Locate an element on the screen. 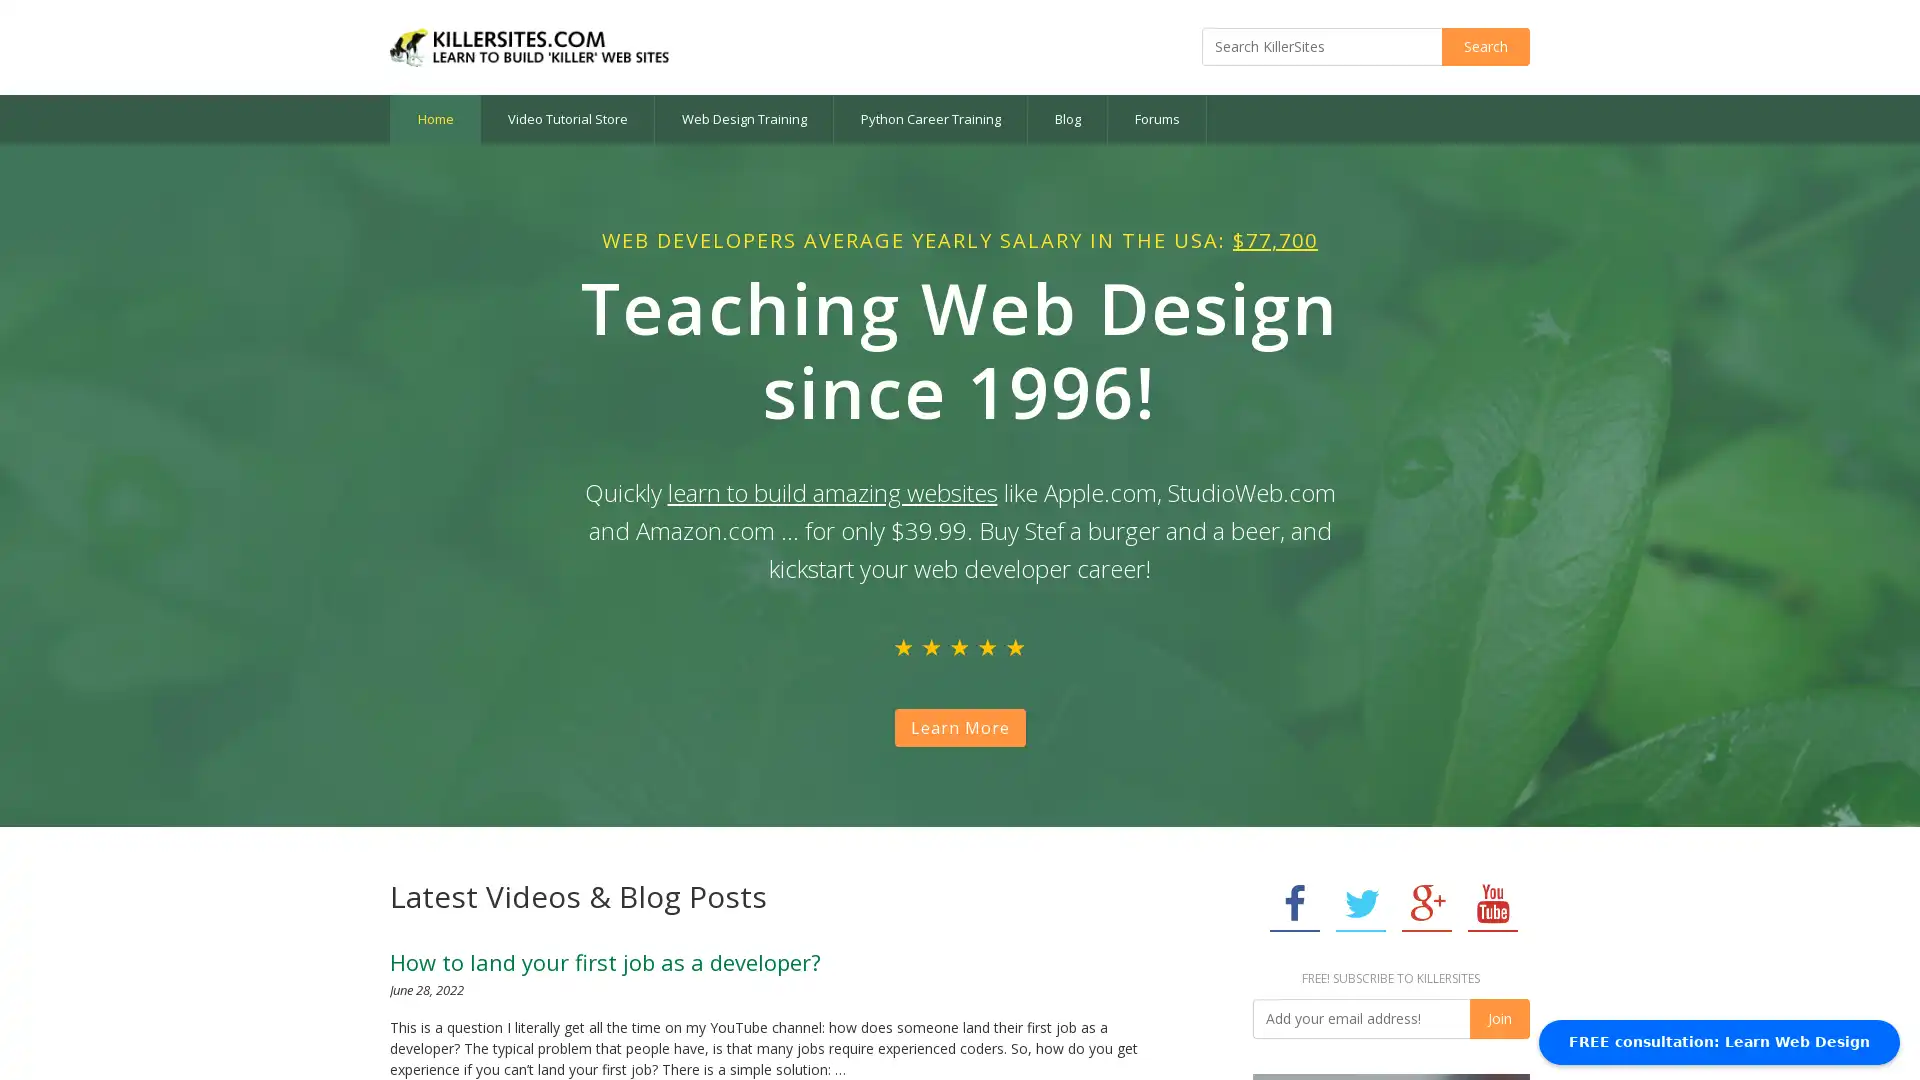 This screenshot has width=1920, height=1080. Search is located at coordinates (1486, 45).